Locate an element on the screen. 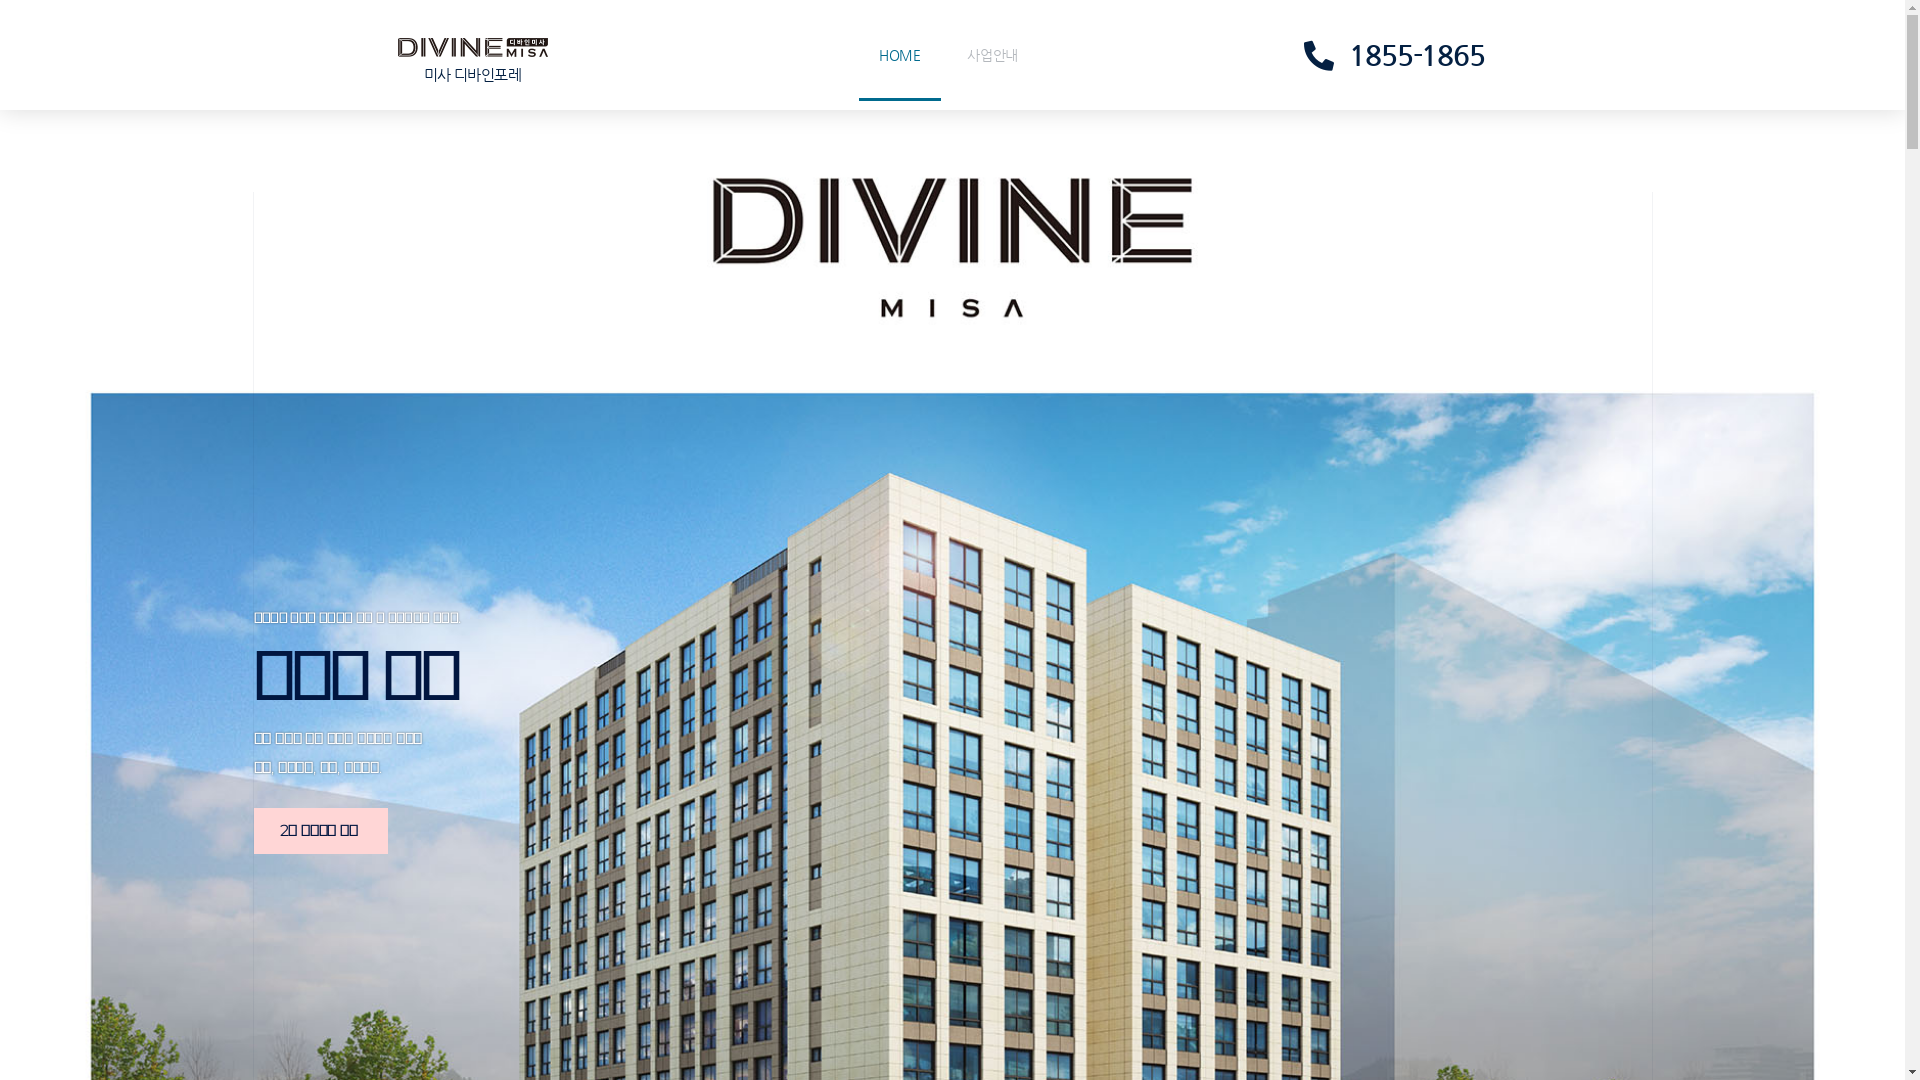 The width and height of the screenshot is (1920, 1080). 'HOME' is located at coordinates (899, 53).